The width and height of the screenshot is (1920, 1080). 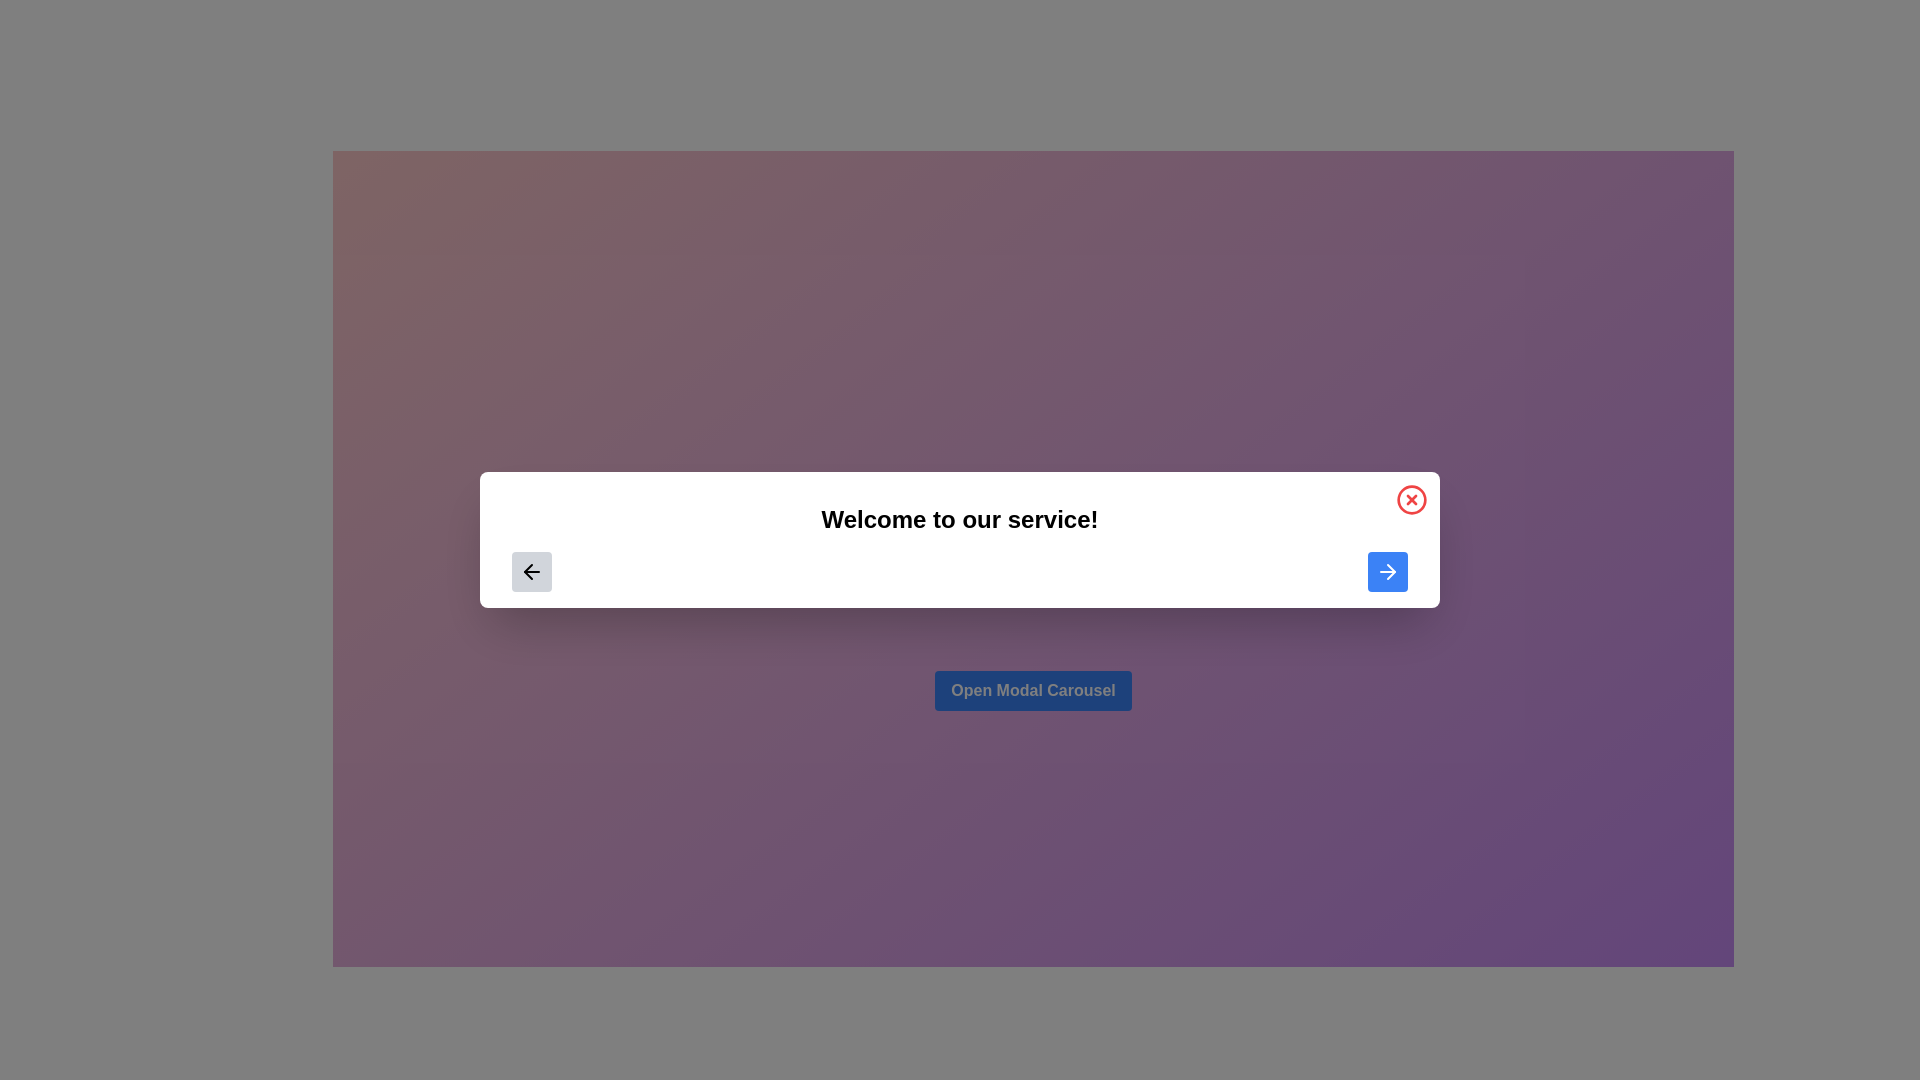 I want to click on the blue button with a white arrow icon located in the modal dialog box, so click(x=1386, y=571).